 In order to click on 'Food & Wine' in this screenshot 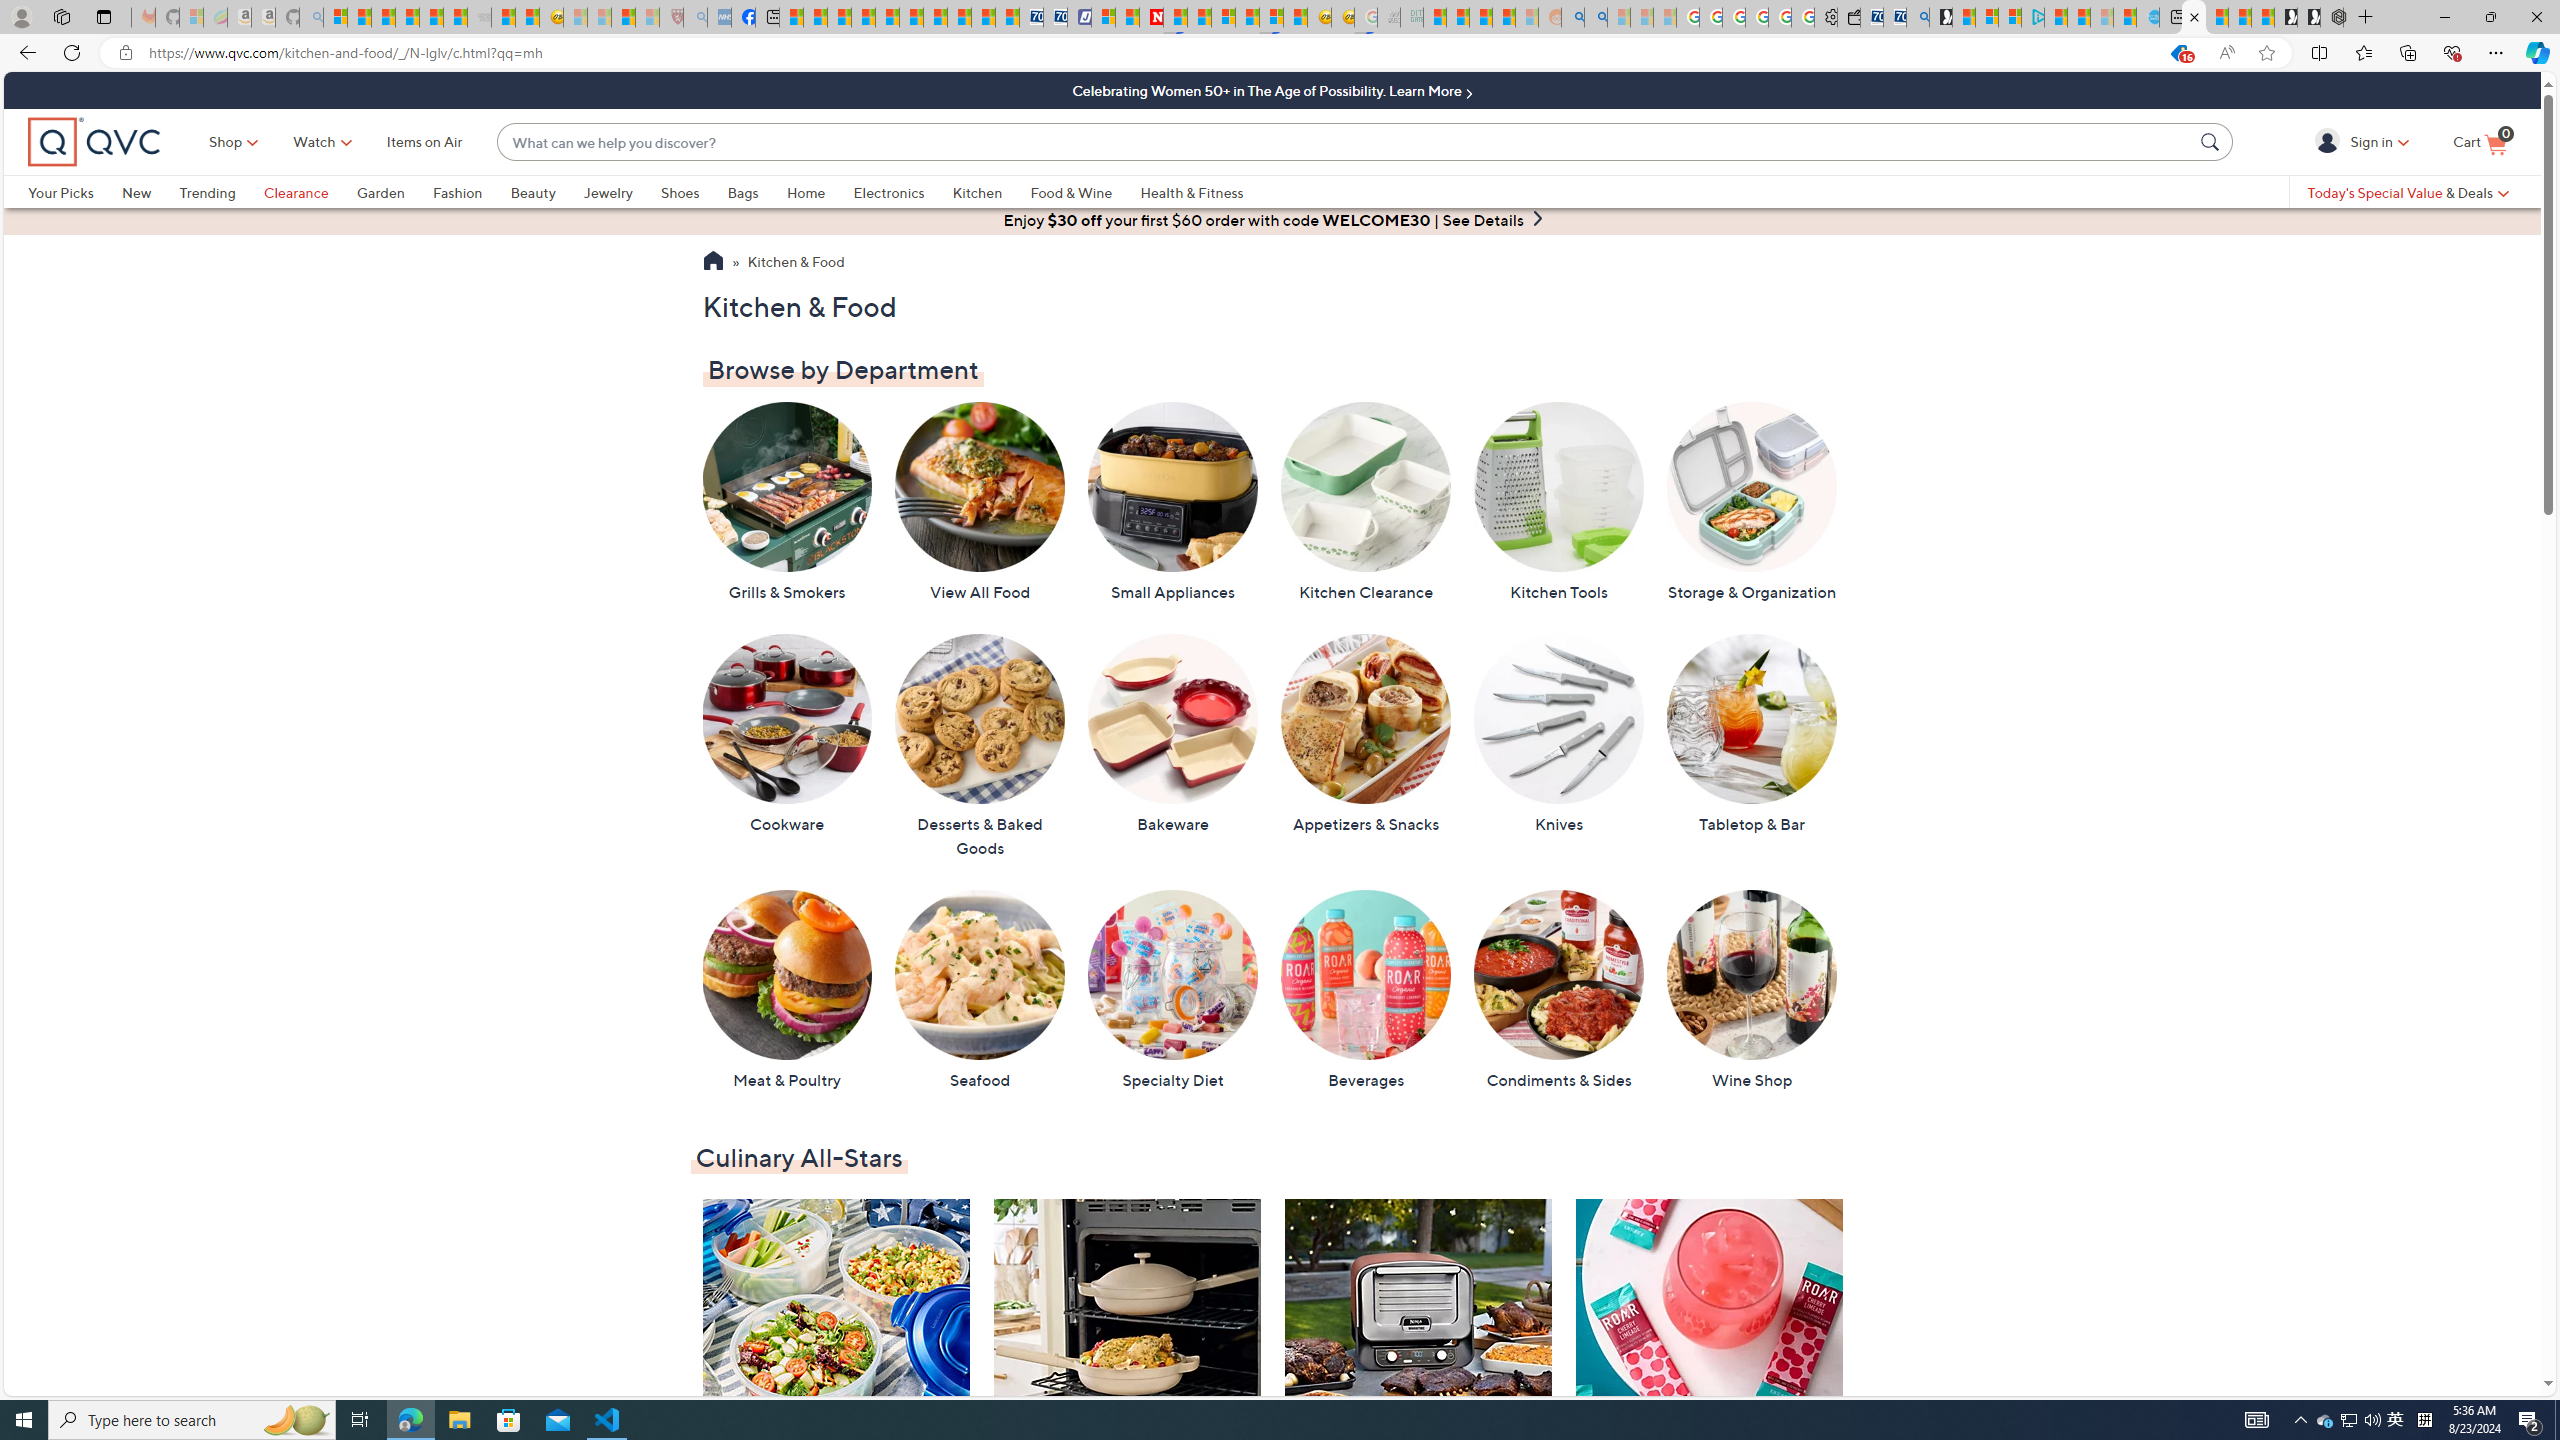, I will do `click(1071, 191)`.